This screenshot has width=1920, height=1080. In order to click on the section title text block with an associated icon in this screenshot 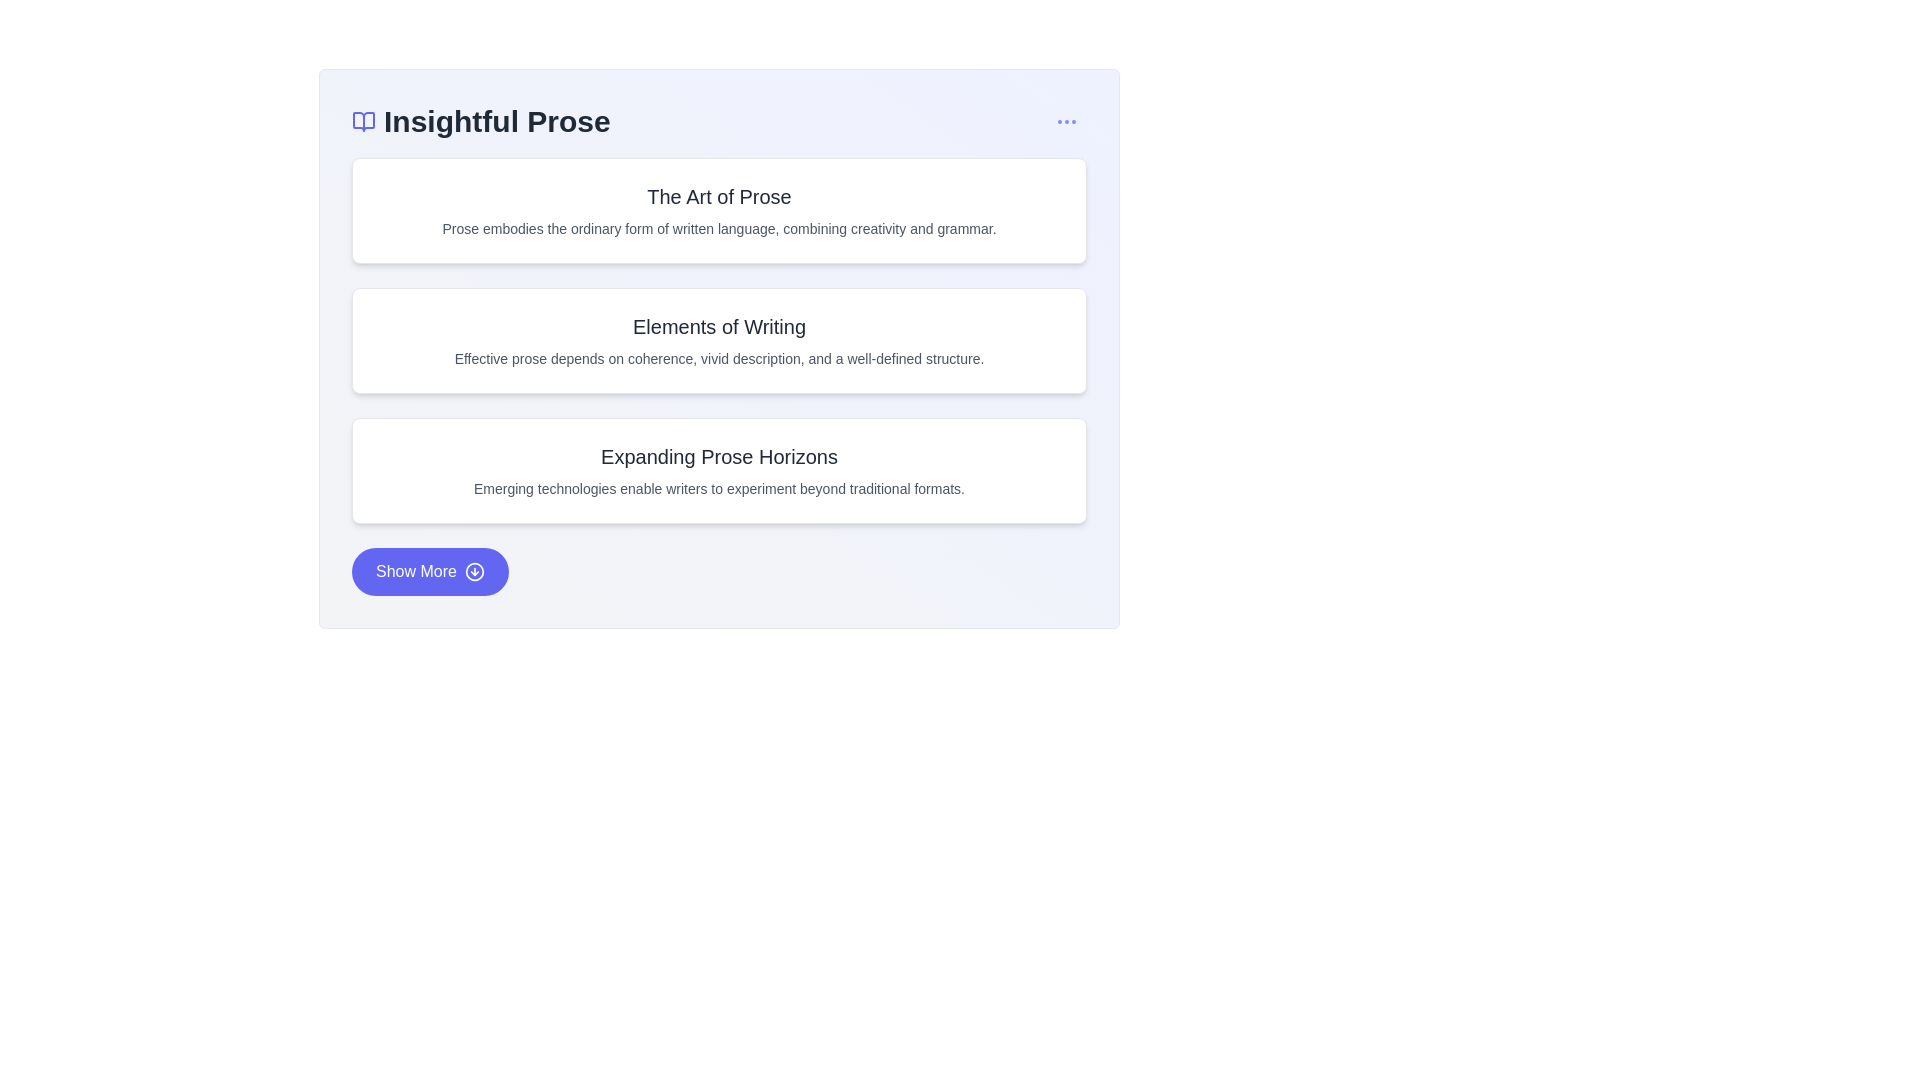, I will do `click(481, 122)`.